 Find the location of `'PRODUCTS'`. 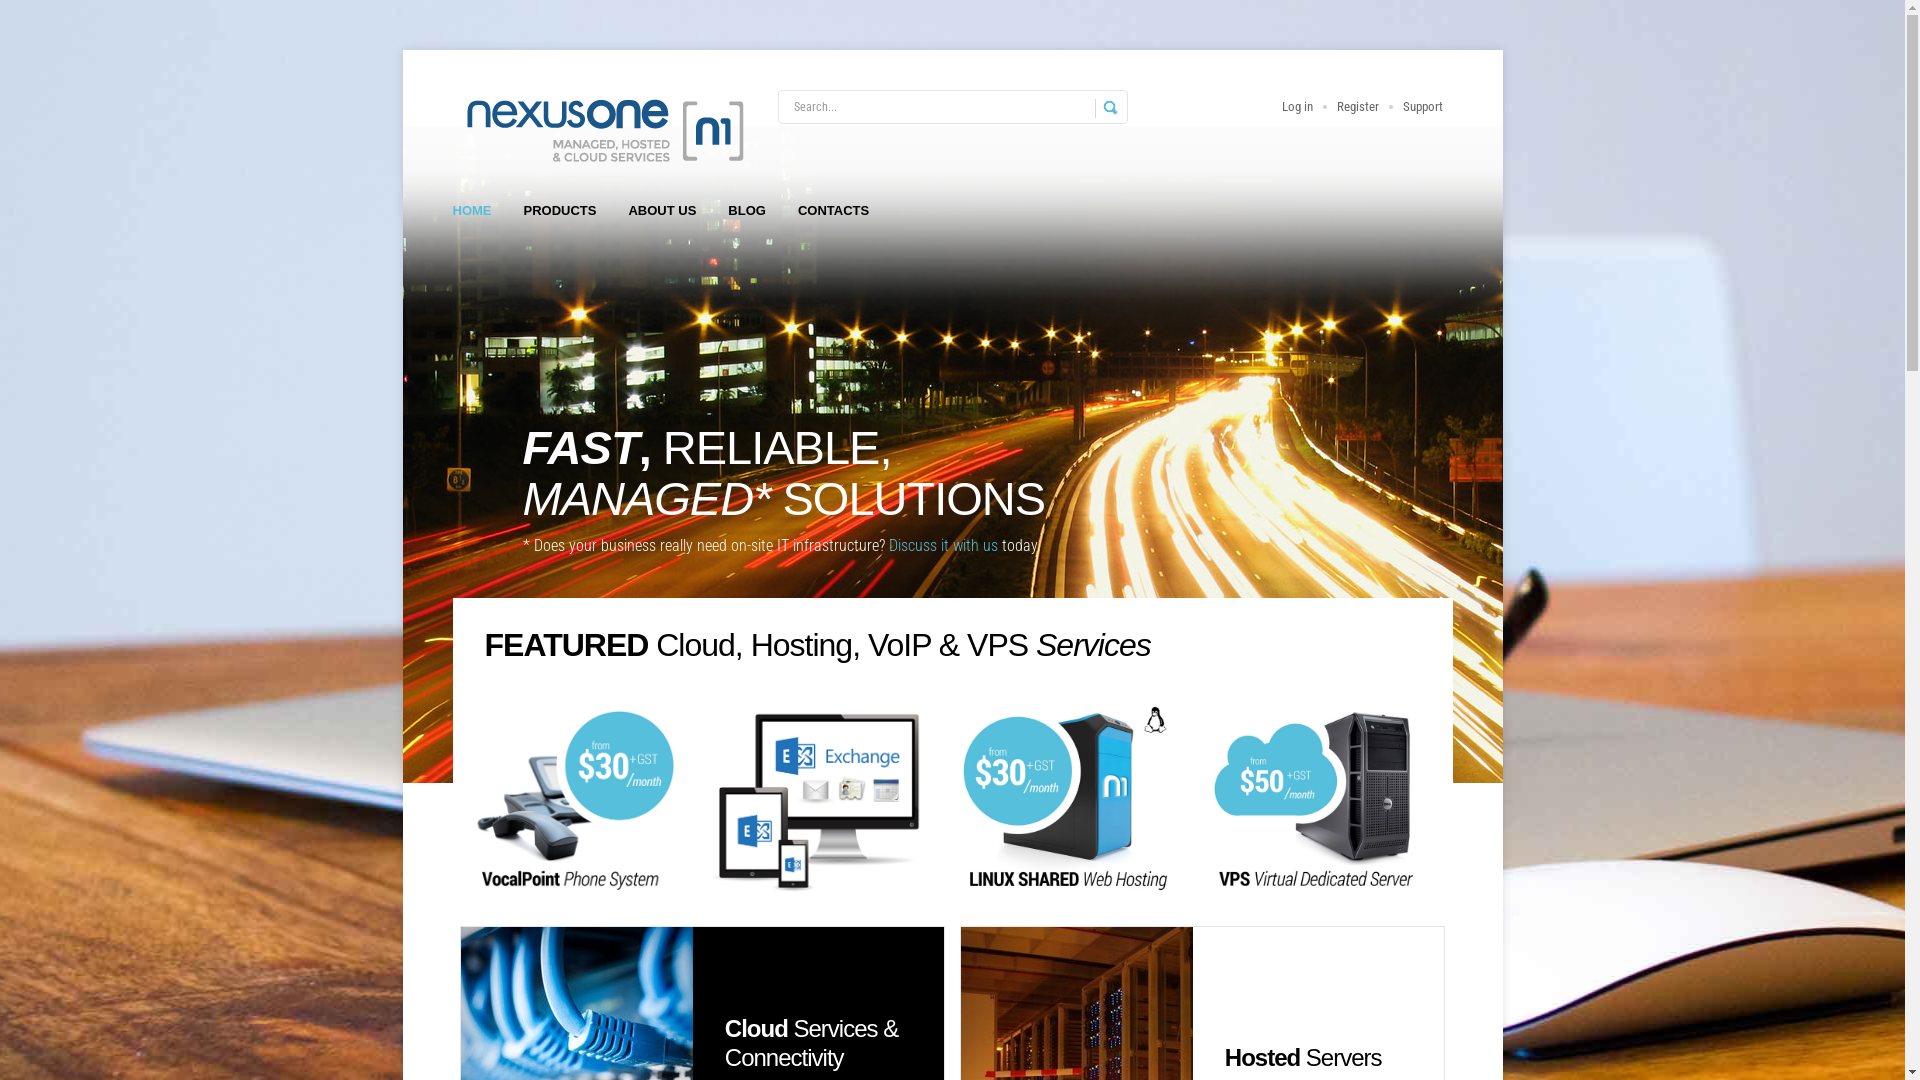

'PRODUCTS' is located at coordinates (560, 211).